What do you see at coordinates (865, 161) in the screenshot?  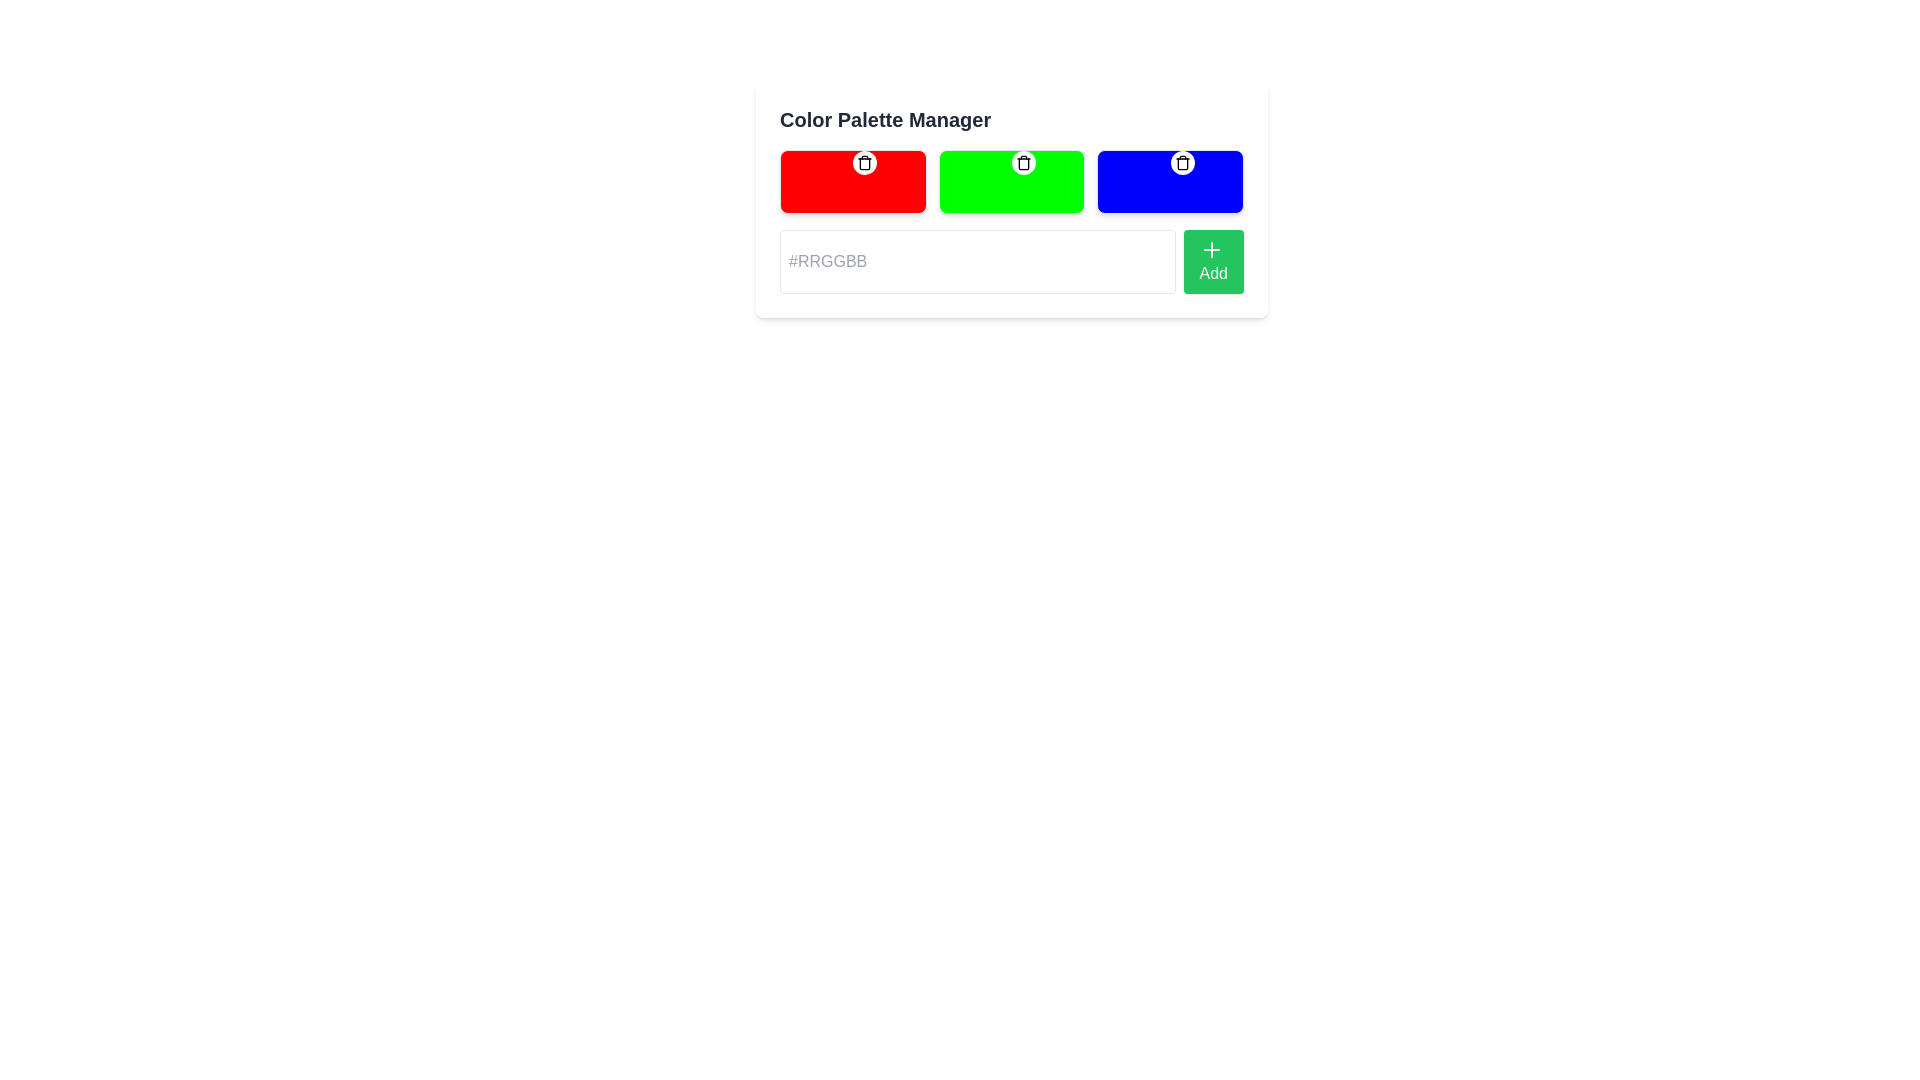 I see `the trash can icon located on the upper-right corner of the red block to possibly display additional action cues` at bounding box center [865, 161].